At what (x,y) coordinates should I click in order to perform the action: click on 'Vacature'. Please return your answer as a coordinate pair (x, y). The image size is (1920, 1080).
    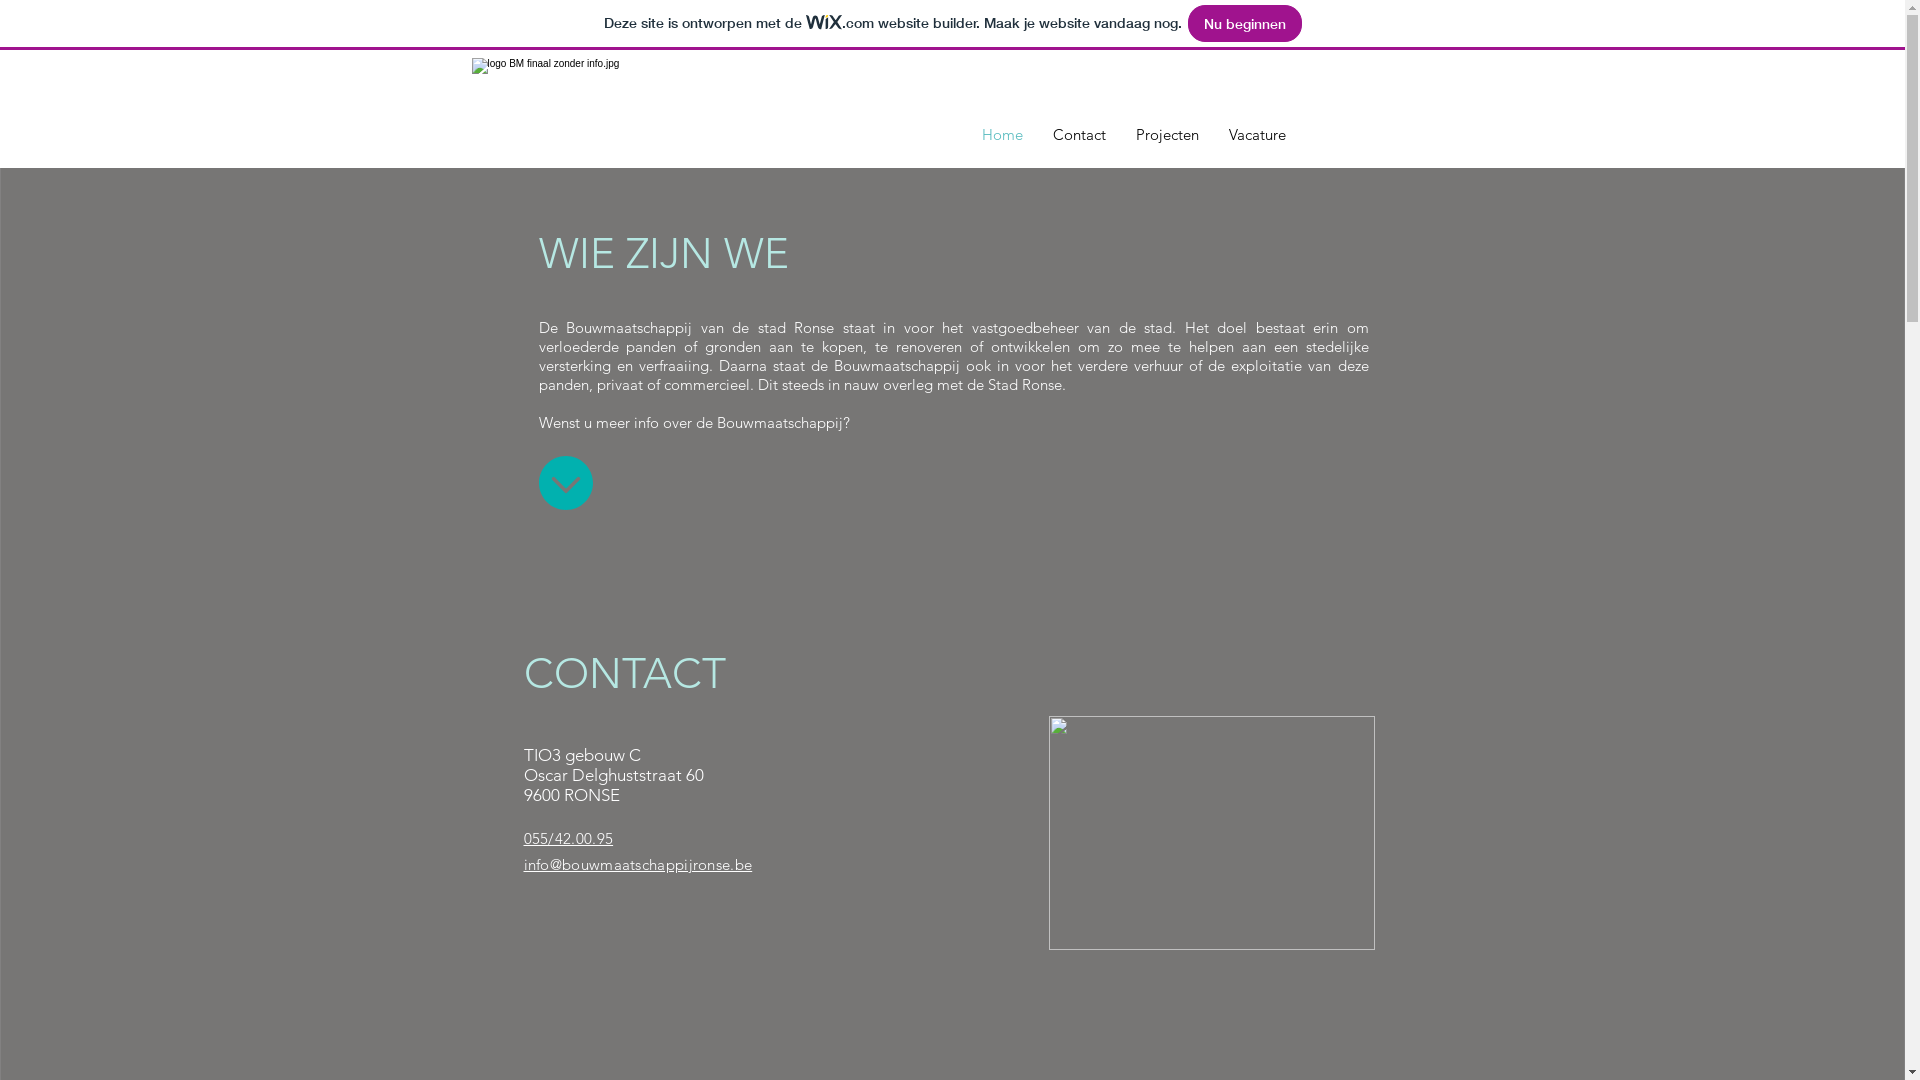
    Looking at the image, I should click on (1256, 135).